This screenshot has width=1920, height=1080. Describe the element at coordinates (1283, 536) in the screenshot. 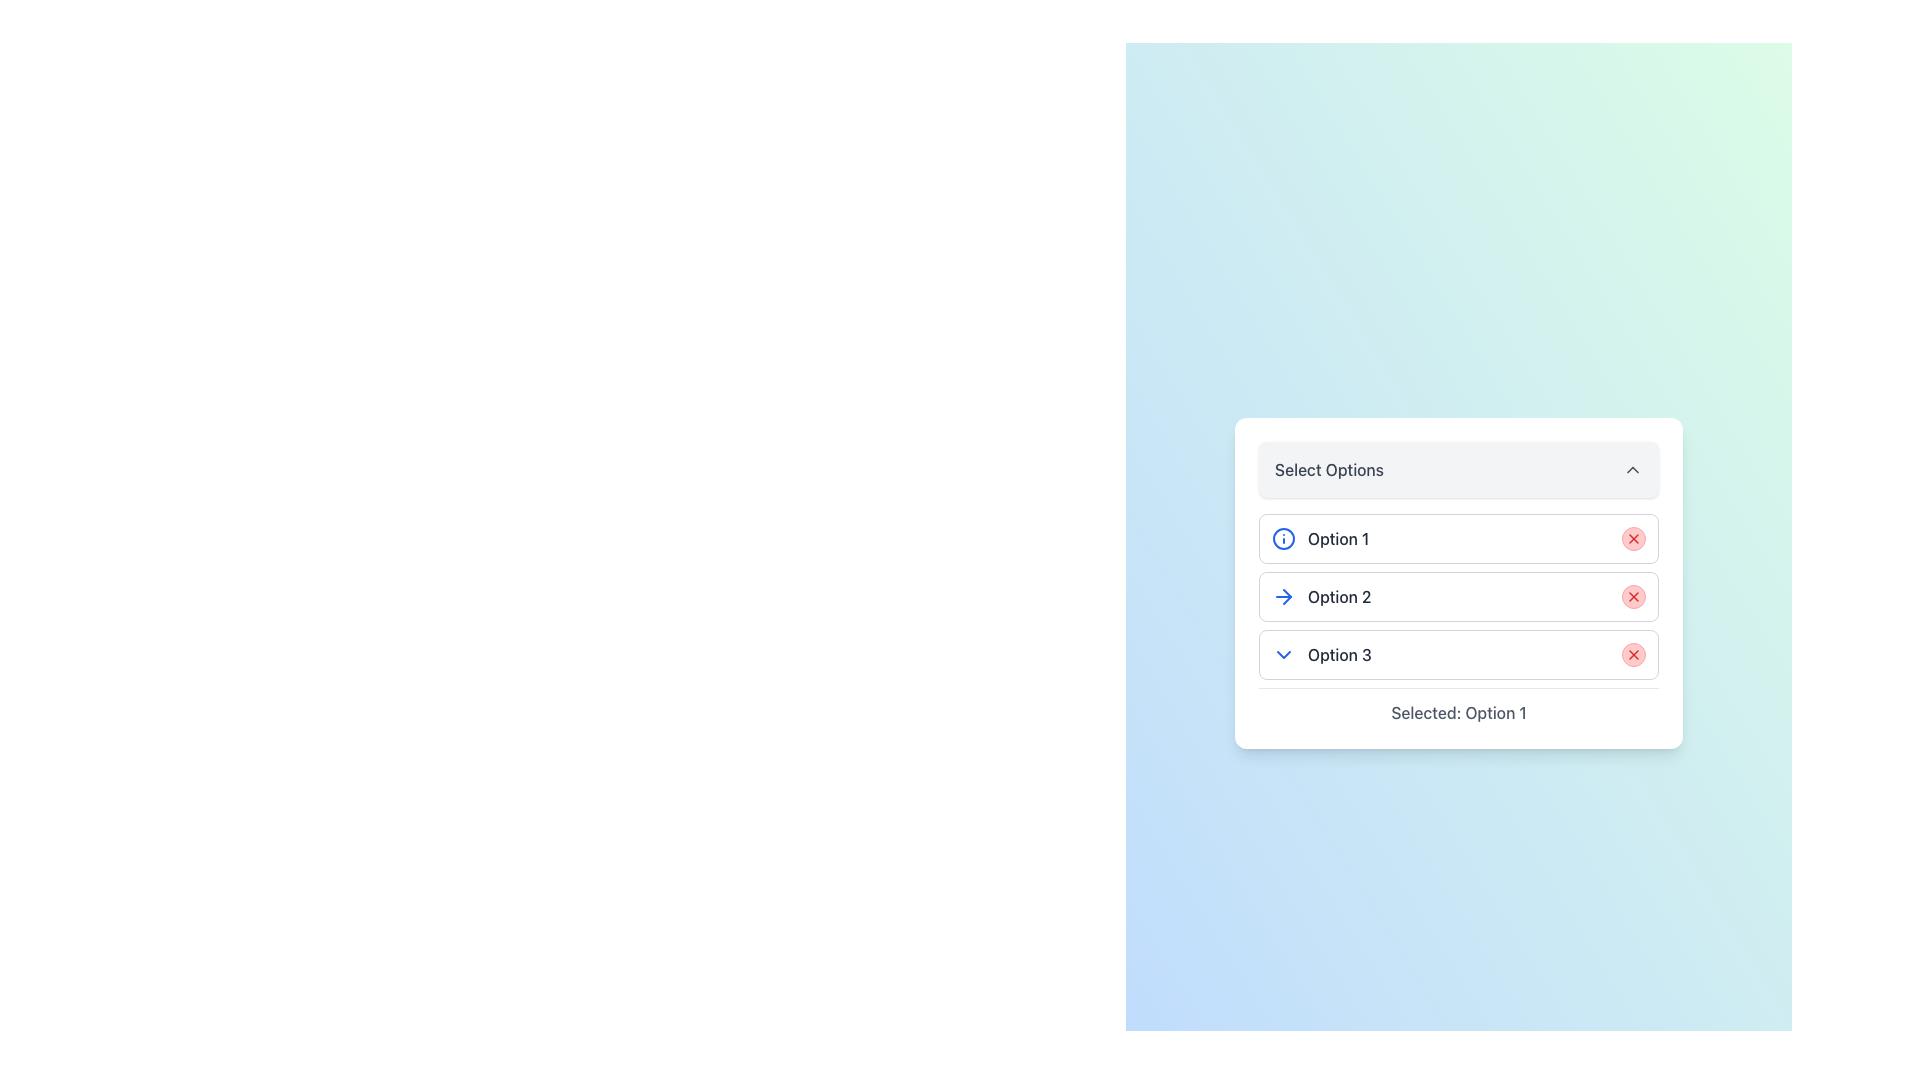

I see `the decorative or informational icon related to the first option in the selectable list located in the left section of the 'Option 1' row in a dropdown menu` at that location.